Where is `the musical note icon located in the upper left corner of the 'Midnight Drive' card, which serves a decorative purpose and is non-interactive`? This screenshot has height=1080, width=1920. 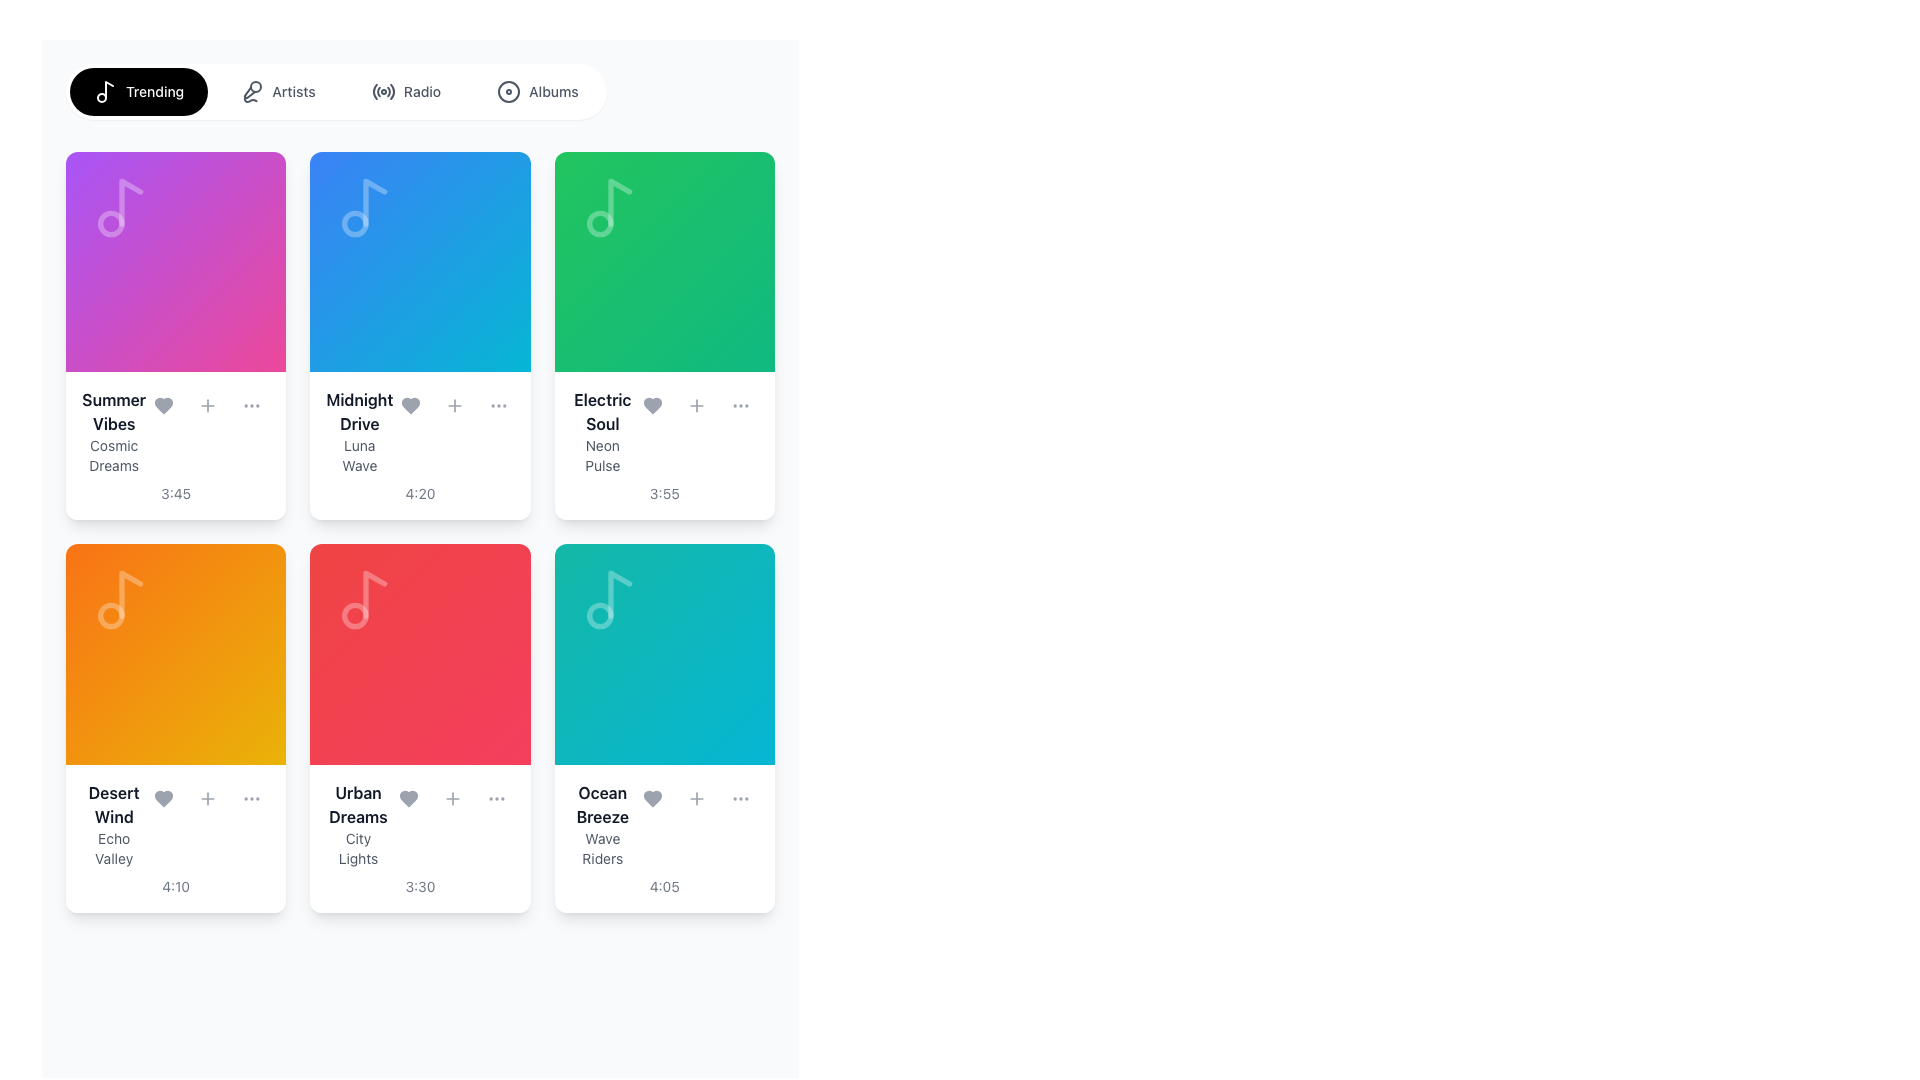
the musical note icon located in the upper left corner of the 'Midnight Drive' card, which serves a decorative purpose and is non-interactive is located at coordinates (366, 208).